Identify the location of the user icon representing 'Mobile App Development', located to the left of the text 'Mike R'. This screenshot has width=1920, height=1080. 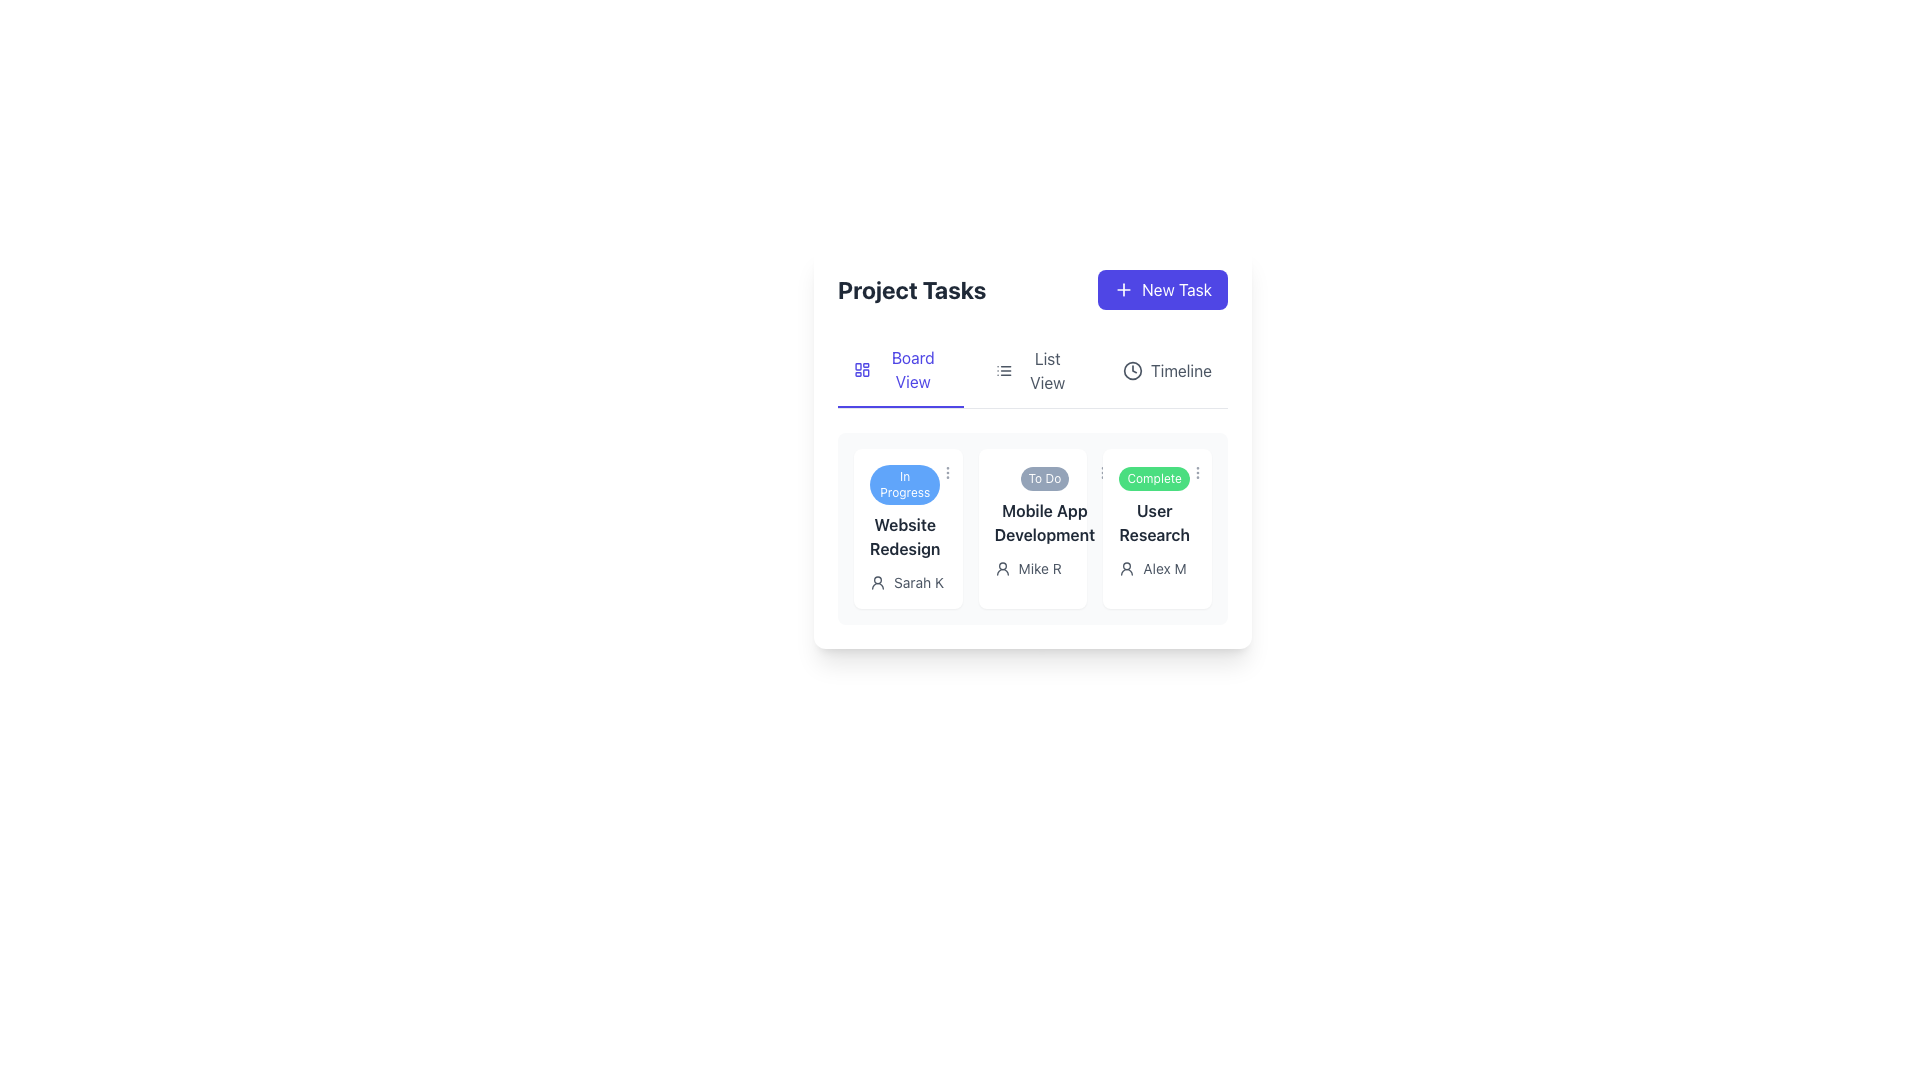
(1002, 569).